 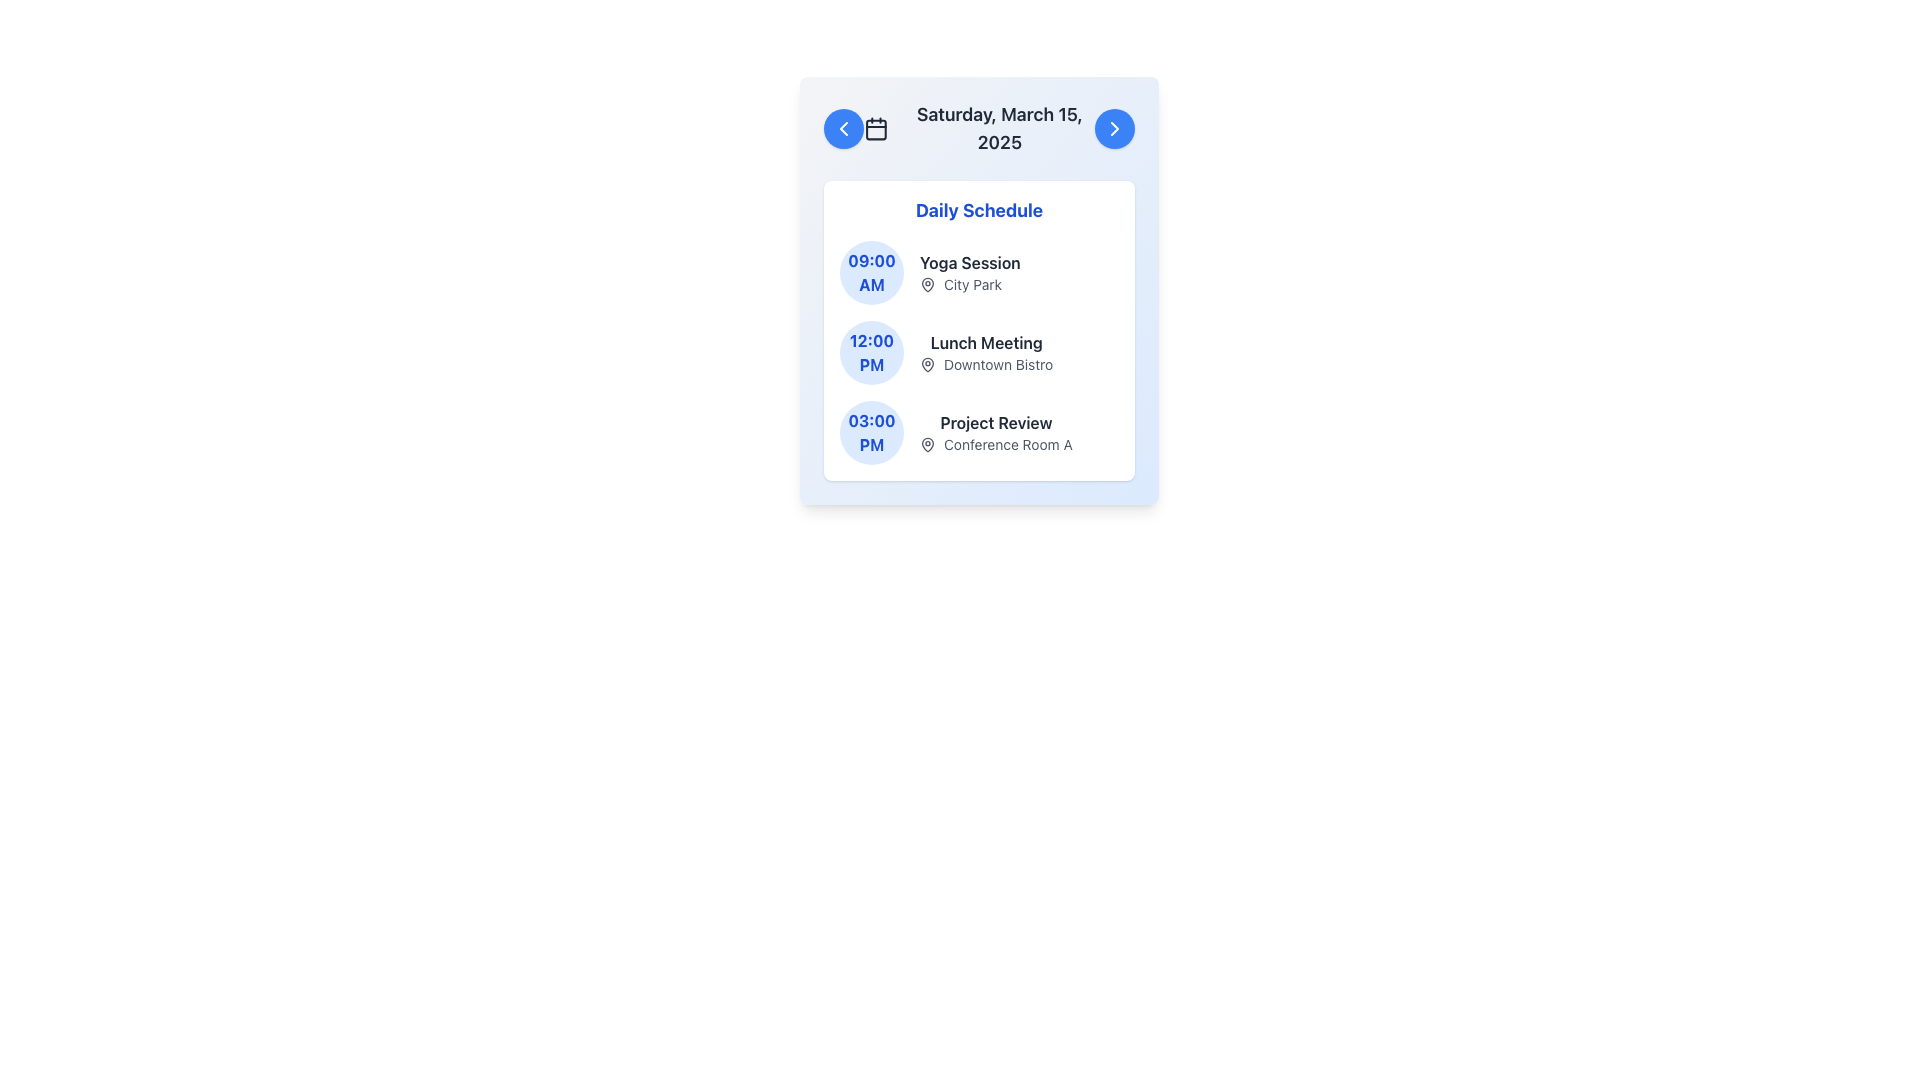 What do you see at coordinates (979, 128) in the screenshot?
I see `displayed date from the Text Label with Navigation Controls that shows 'Saturday, March 15, 2025', centrally located in the header section of the card-like component` at bounding box center [979, 128].